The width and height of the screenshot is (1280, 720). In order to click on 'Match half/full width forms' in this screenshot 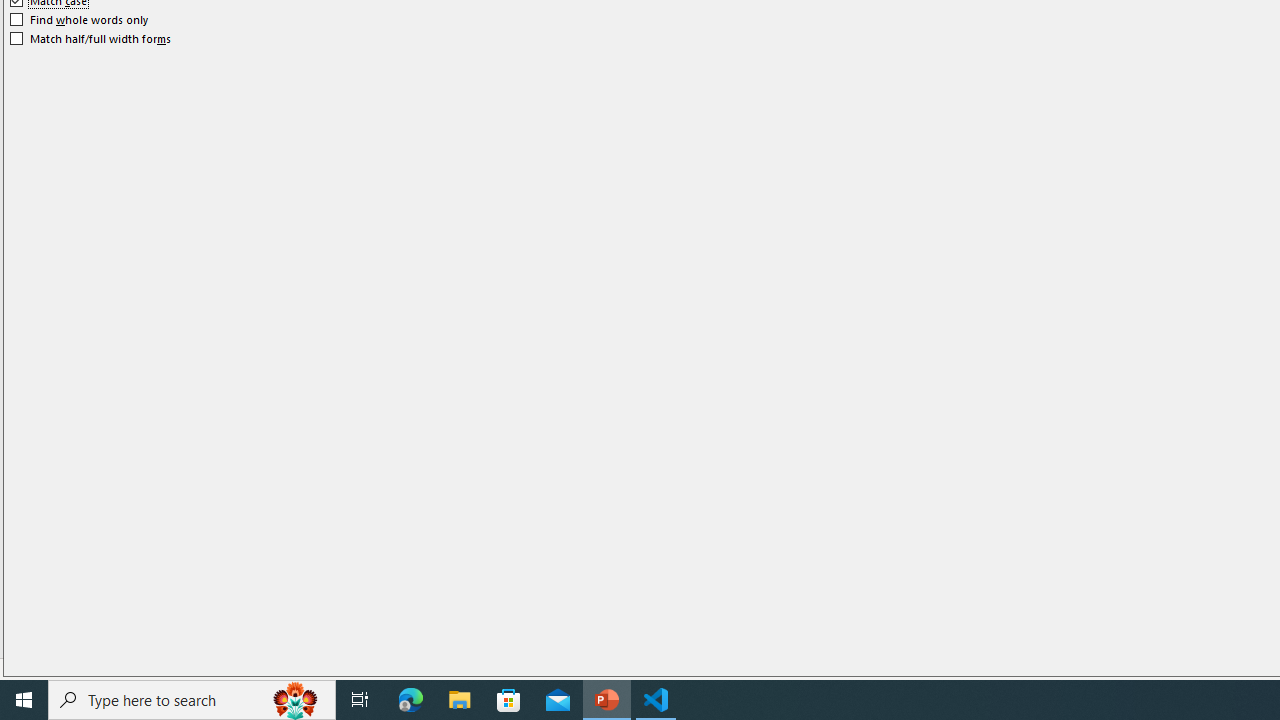, I will do `click(90, 38)`.